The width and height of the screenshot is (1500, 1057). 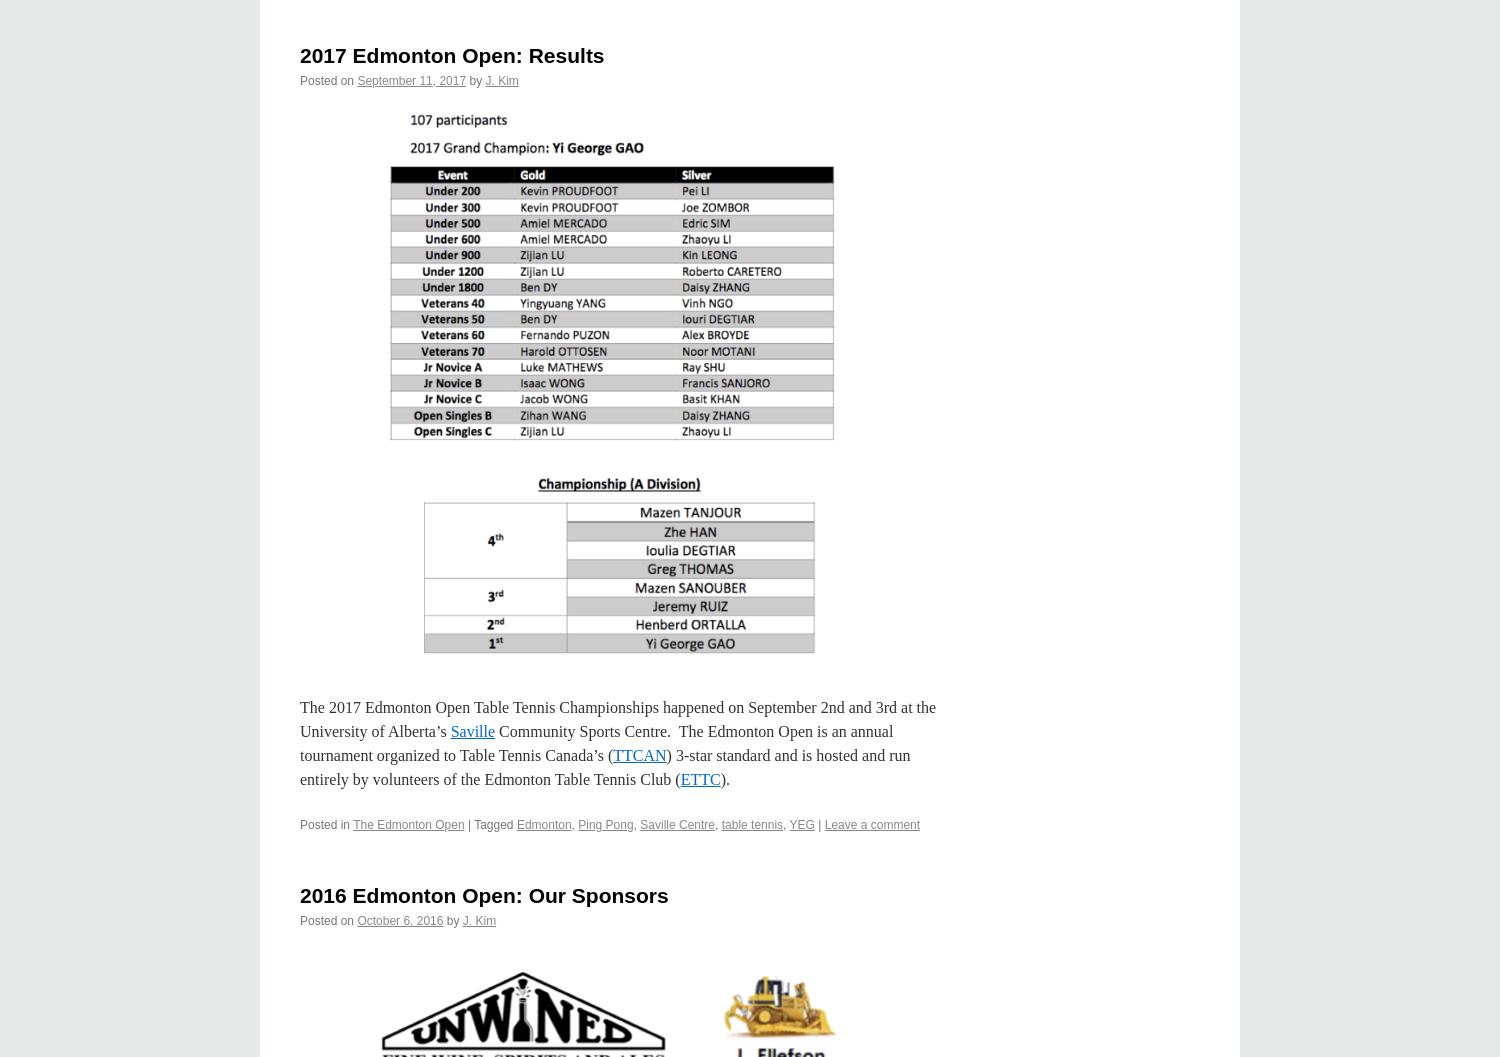 I want to click on 'Ping Pong', so click(x=604, y=824).